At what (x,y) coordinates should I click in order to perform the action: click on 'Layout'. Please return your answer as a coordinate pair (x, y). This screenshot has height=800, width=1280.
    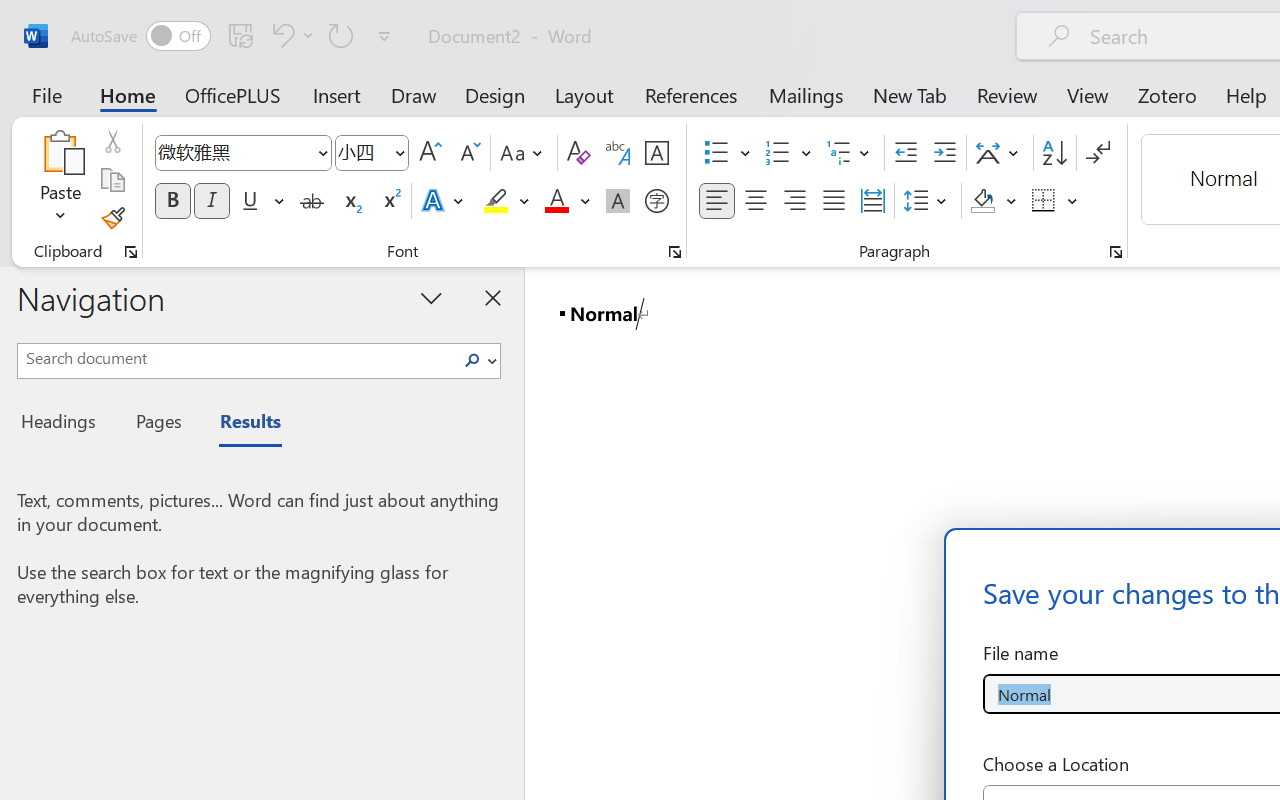
    Looking at the image, I should click on (583, 94).